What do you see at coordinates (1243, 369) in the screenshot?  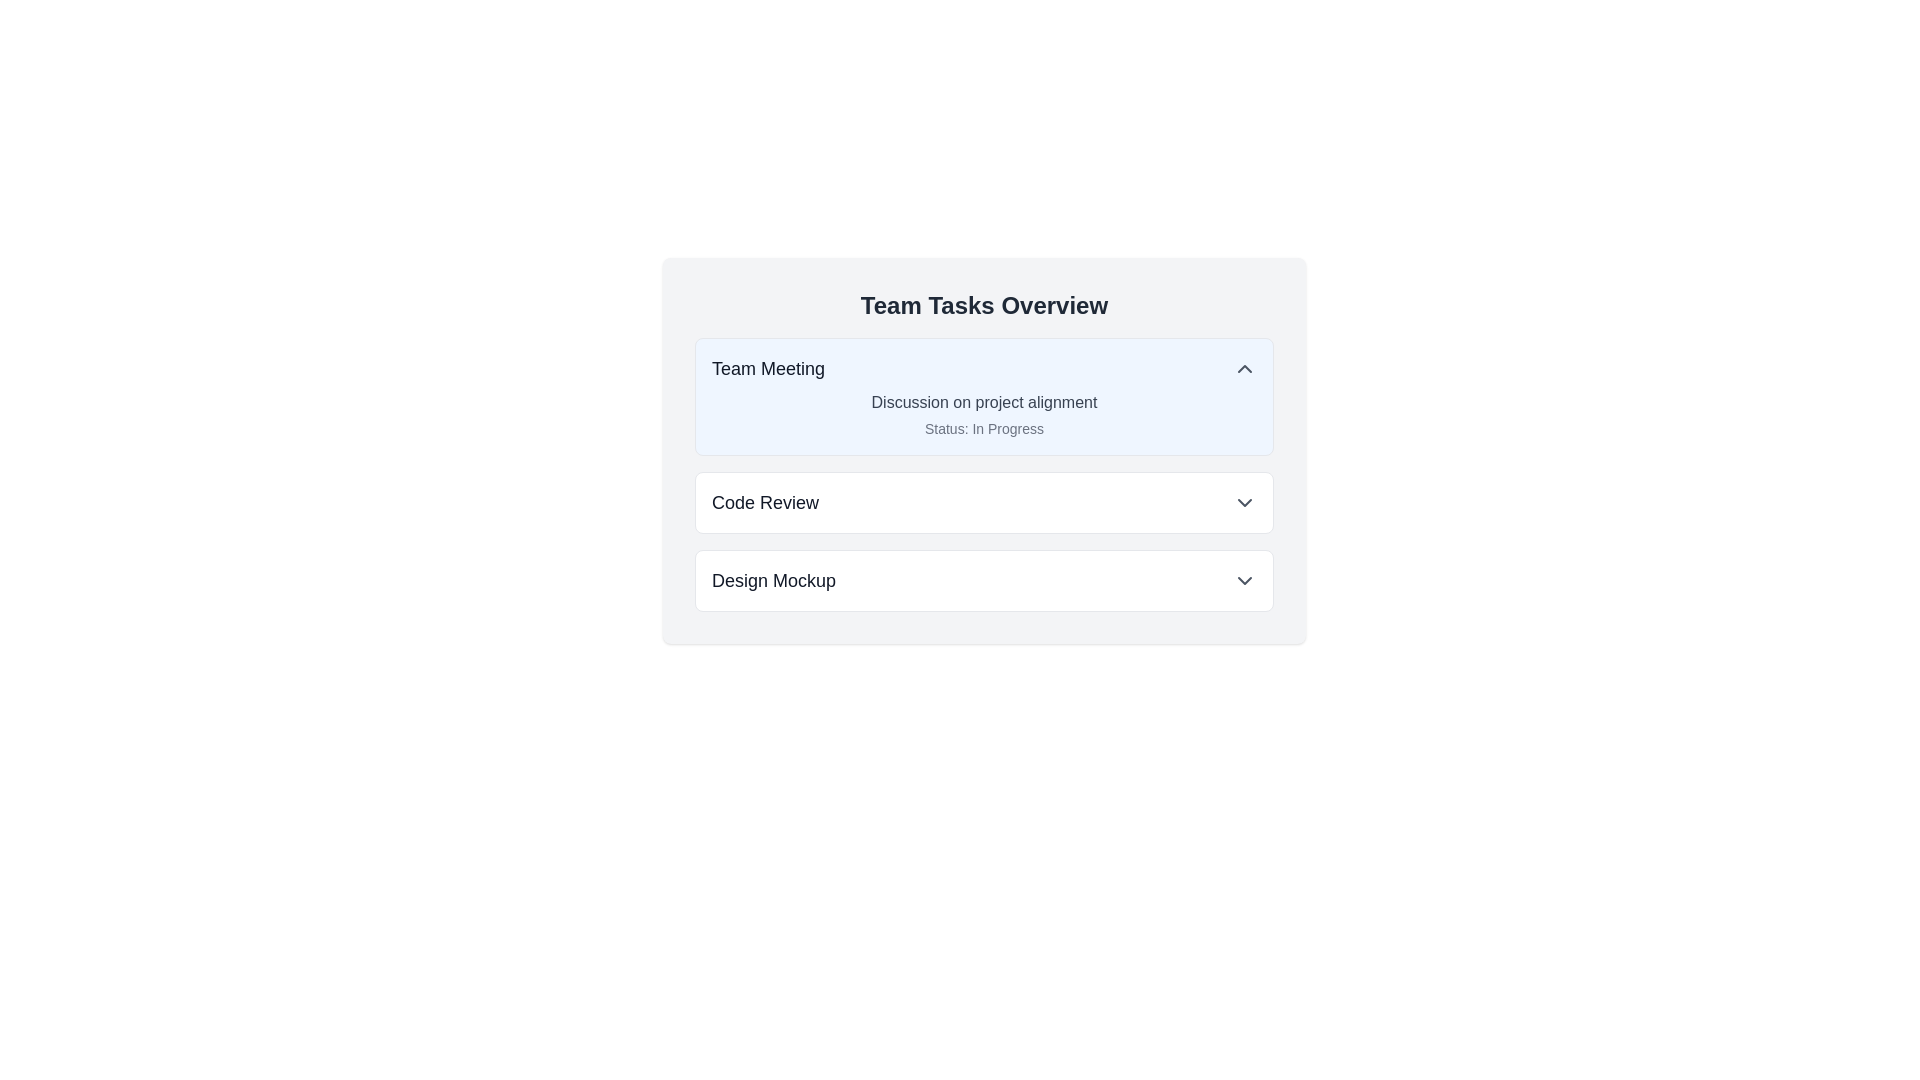 I see `the chevron icon located in the upper-right section of the 'Team Meeting' panel` at bounding box center [1243, 369].